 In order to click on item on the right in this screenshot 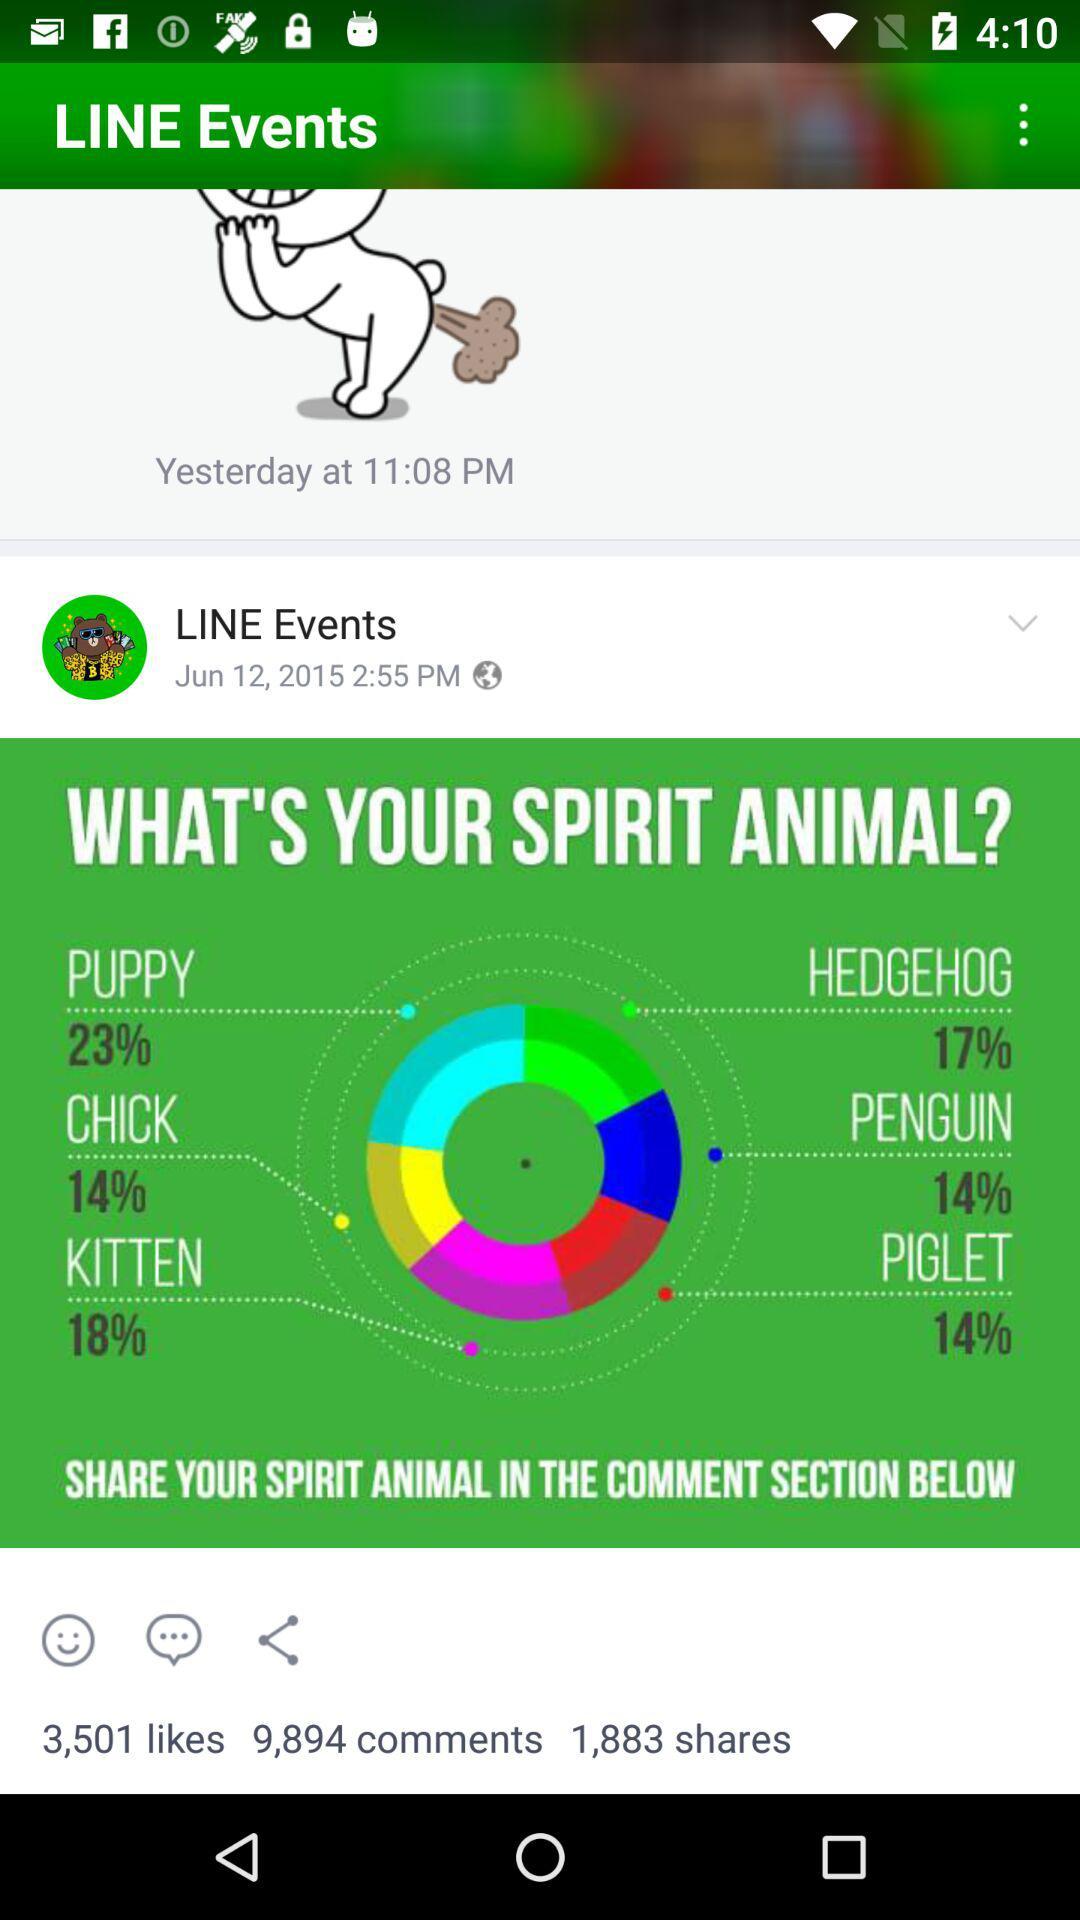, I will do `click(1029, 647)`.